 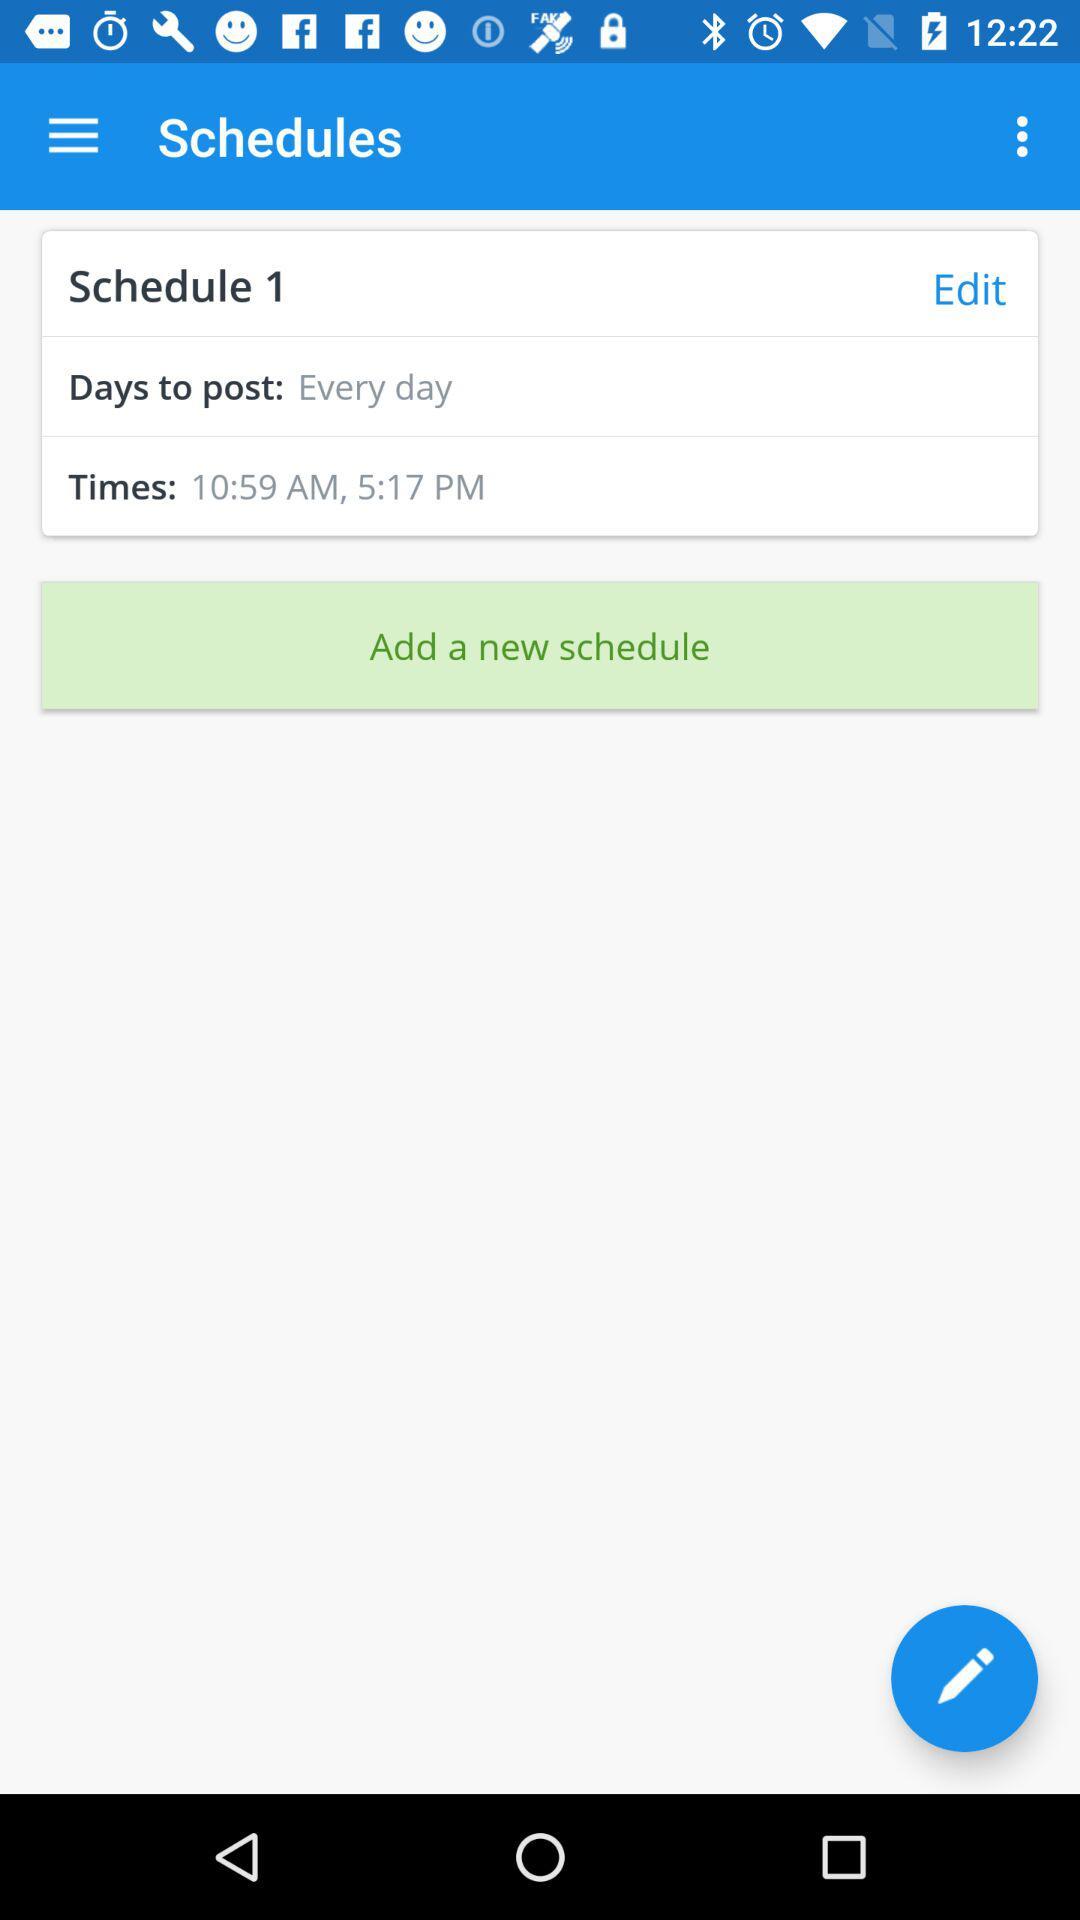 What do you see at coordinates (72, 135) in the screenshot?
I see `the icon above schedule 1 icon` at bounding box center [72, 135].